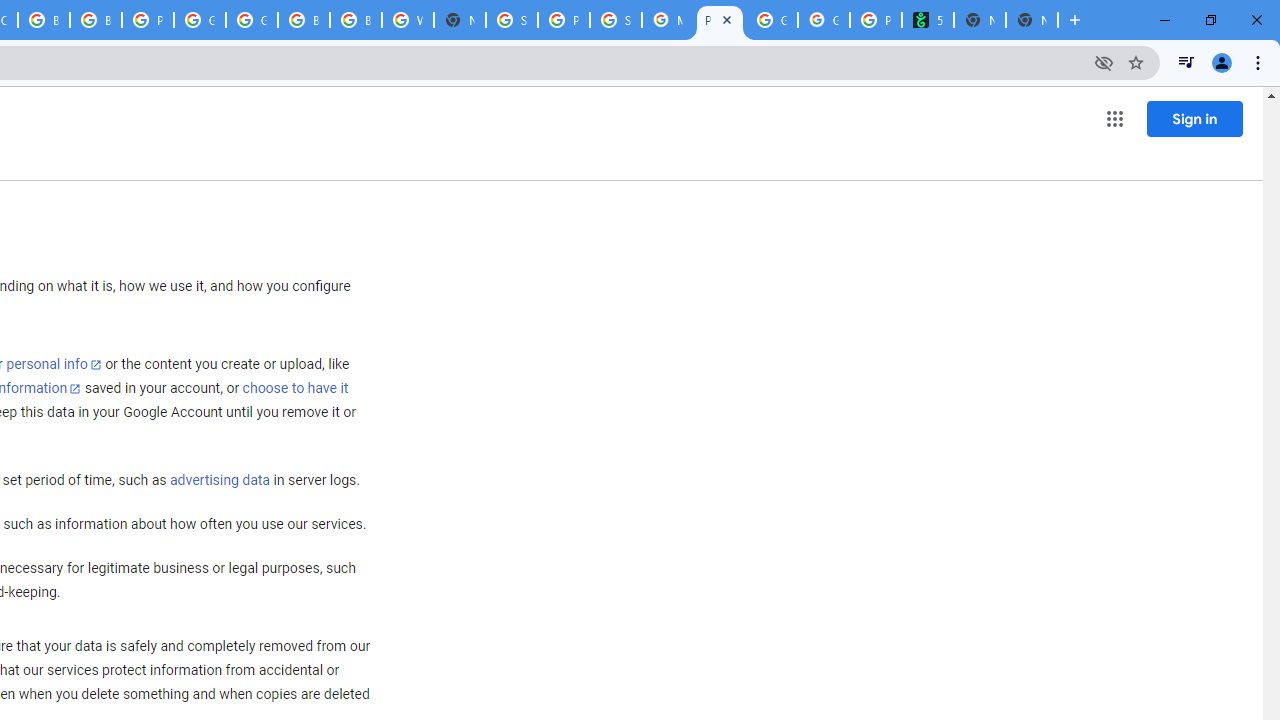 The width and height of the screenshot is (1280, 720). Describe the element at coordinates (1185, 61) in the screenshot. I see `'Control your music, videos, and more'` at that location.